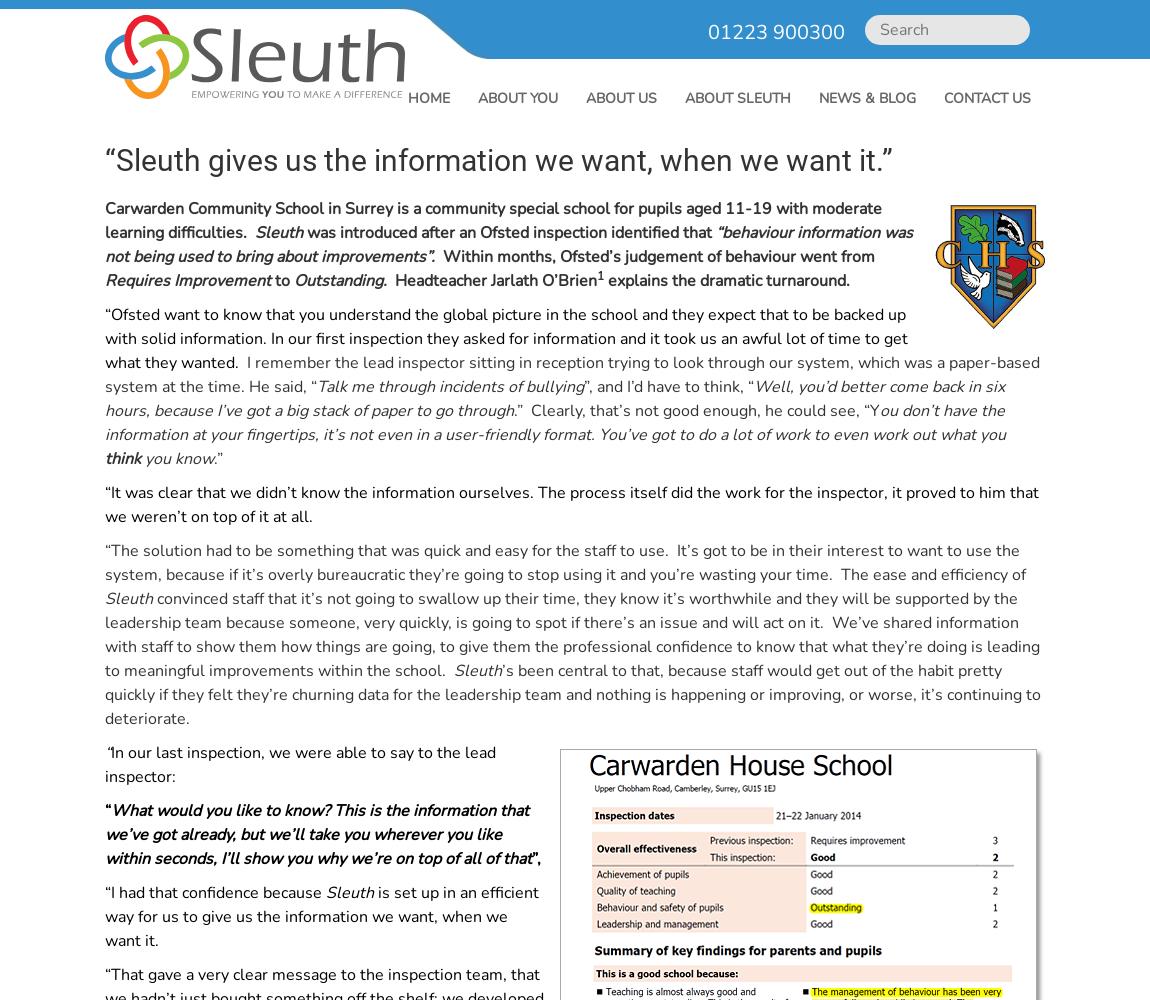  I want to click on 'you know', so click(176, 458).